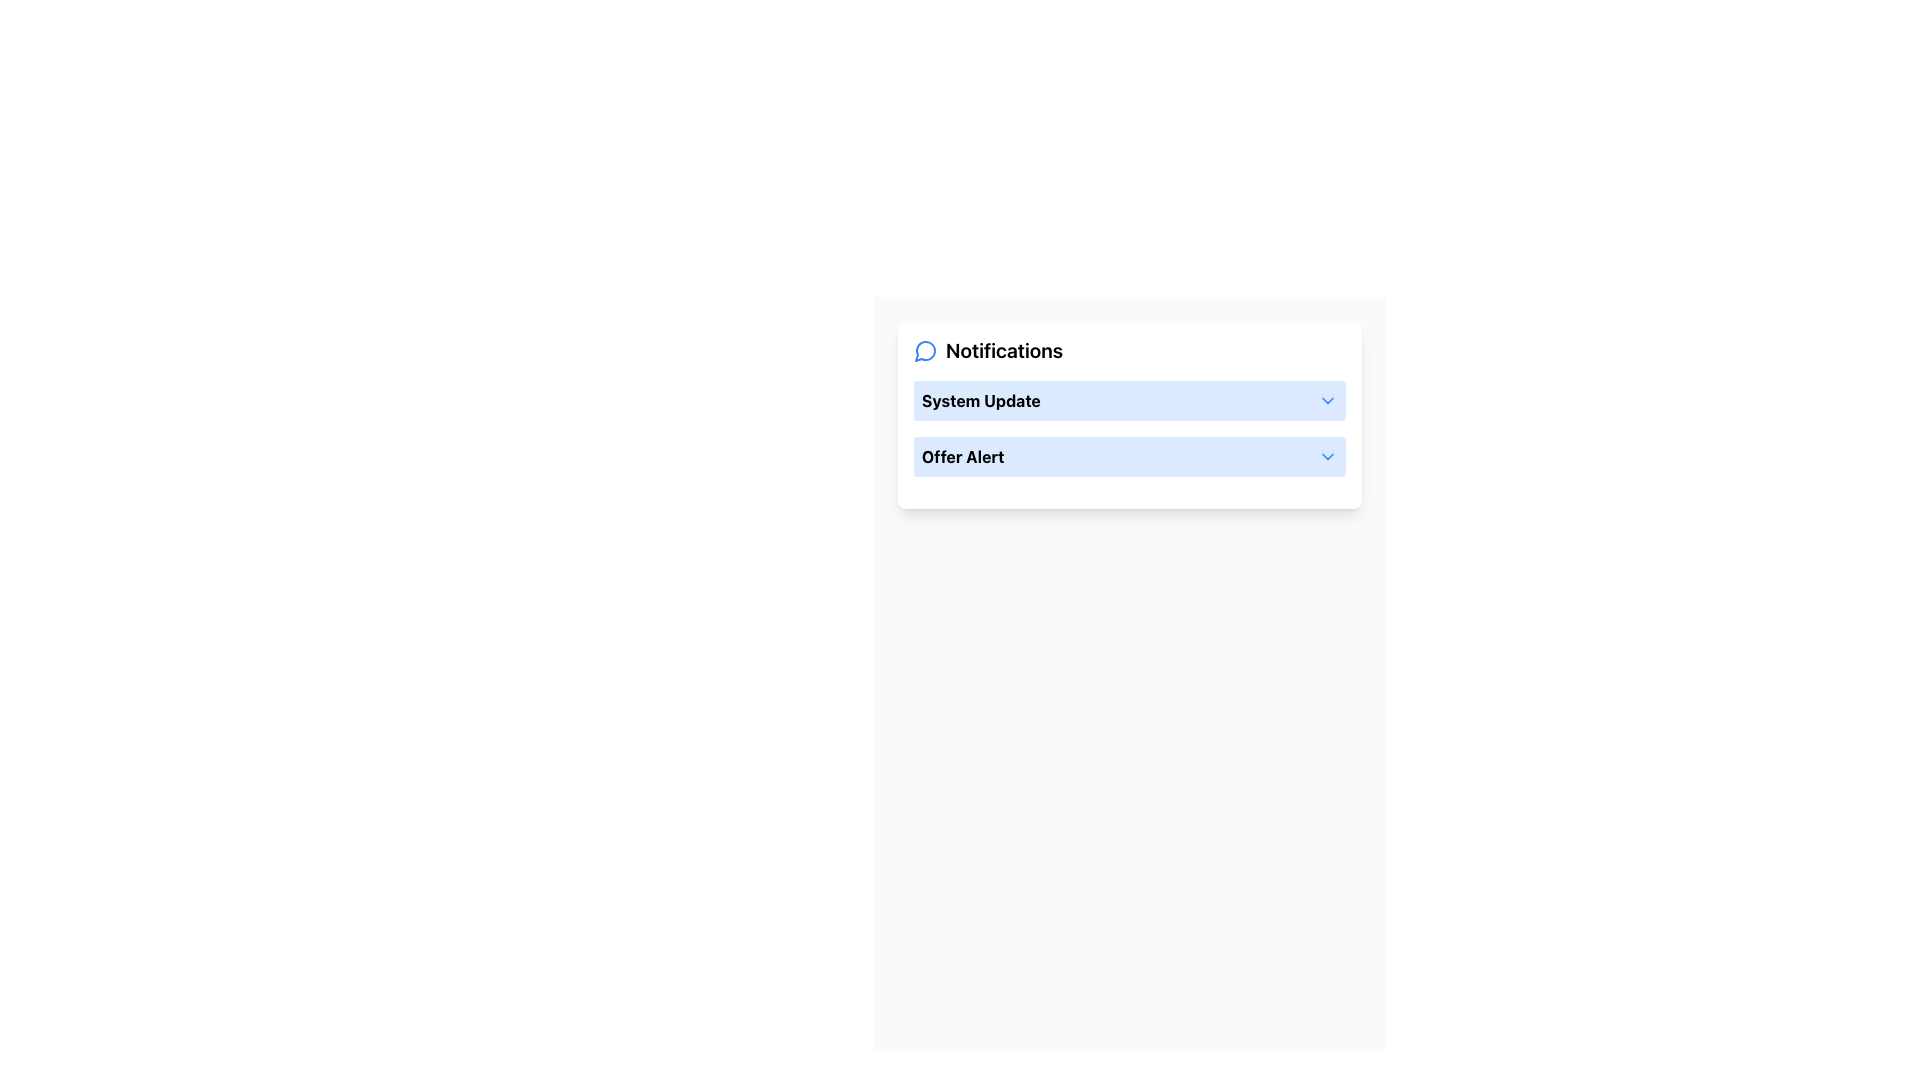 The image size is (1920, 1080). What do you see at coordinates (924, 350) in the screenshot?
I see `the circular speech bubble icon located in the header section of the notification card, positioned to the left of the 'Notifications' title` at bounding box center [924, 350].